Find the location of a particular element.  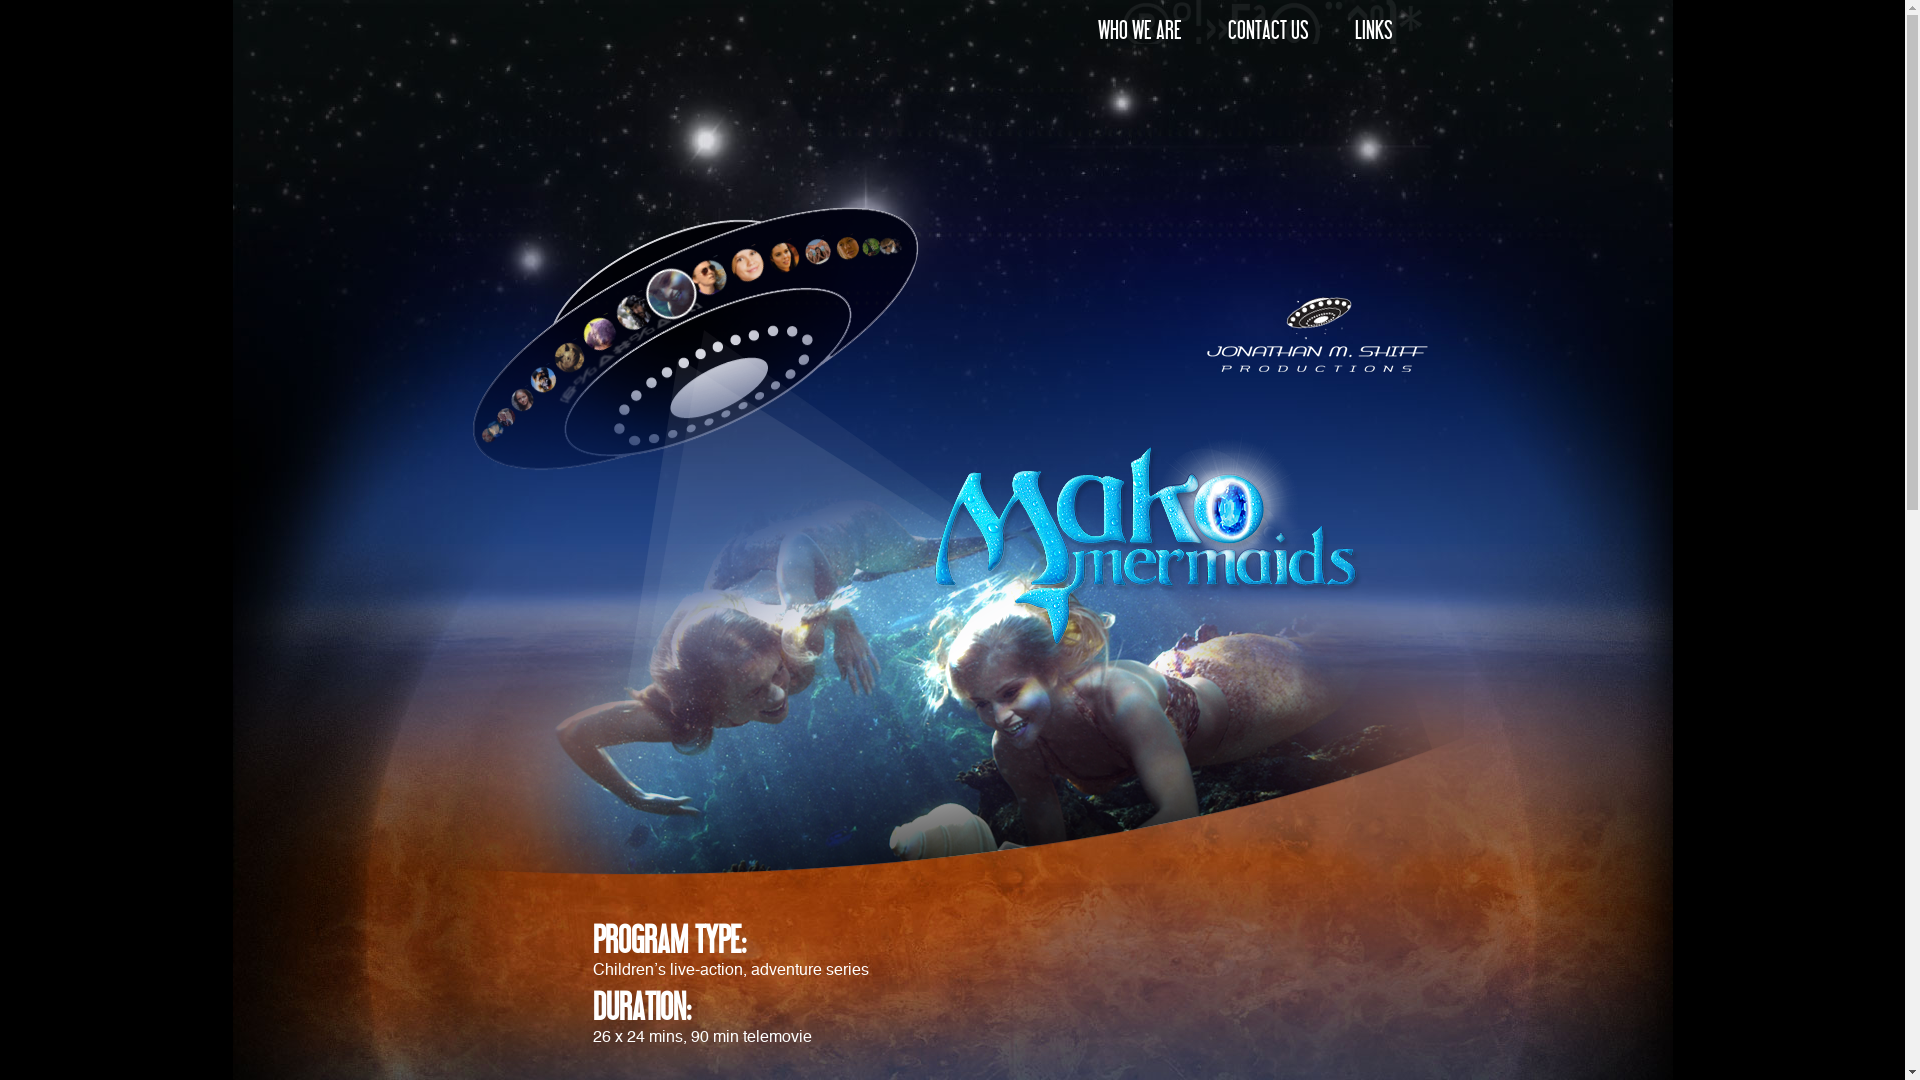

'H20 - JUST ADD WATER' is located at coordinates (813, 251).